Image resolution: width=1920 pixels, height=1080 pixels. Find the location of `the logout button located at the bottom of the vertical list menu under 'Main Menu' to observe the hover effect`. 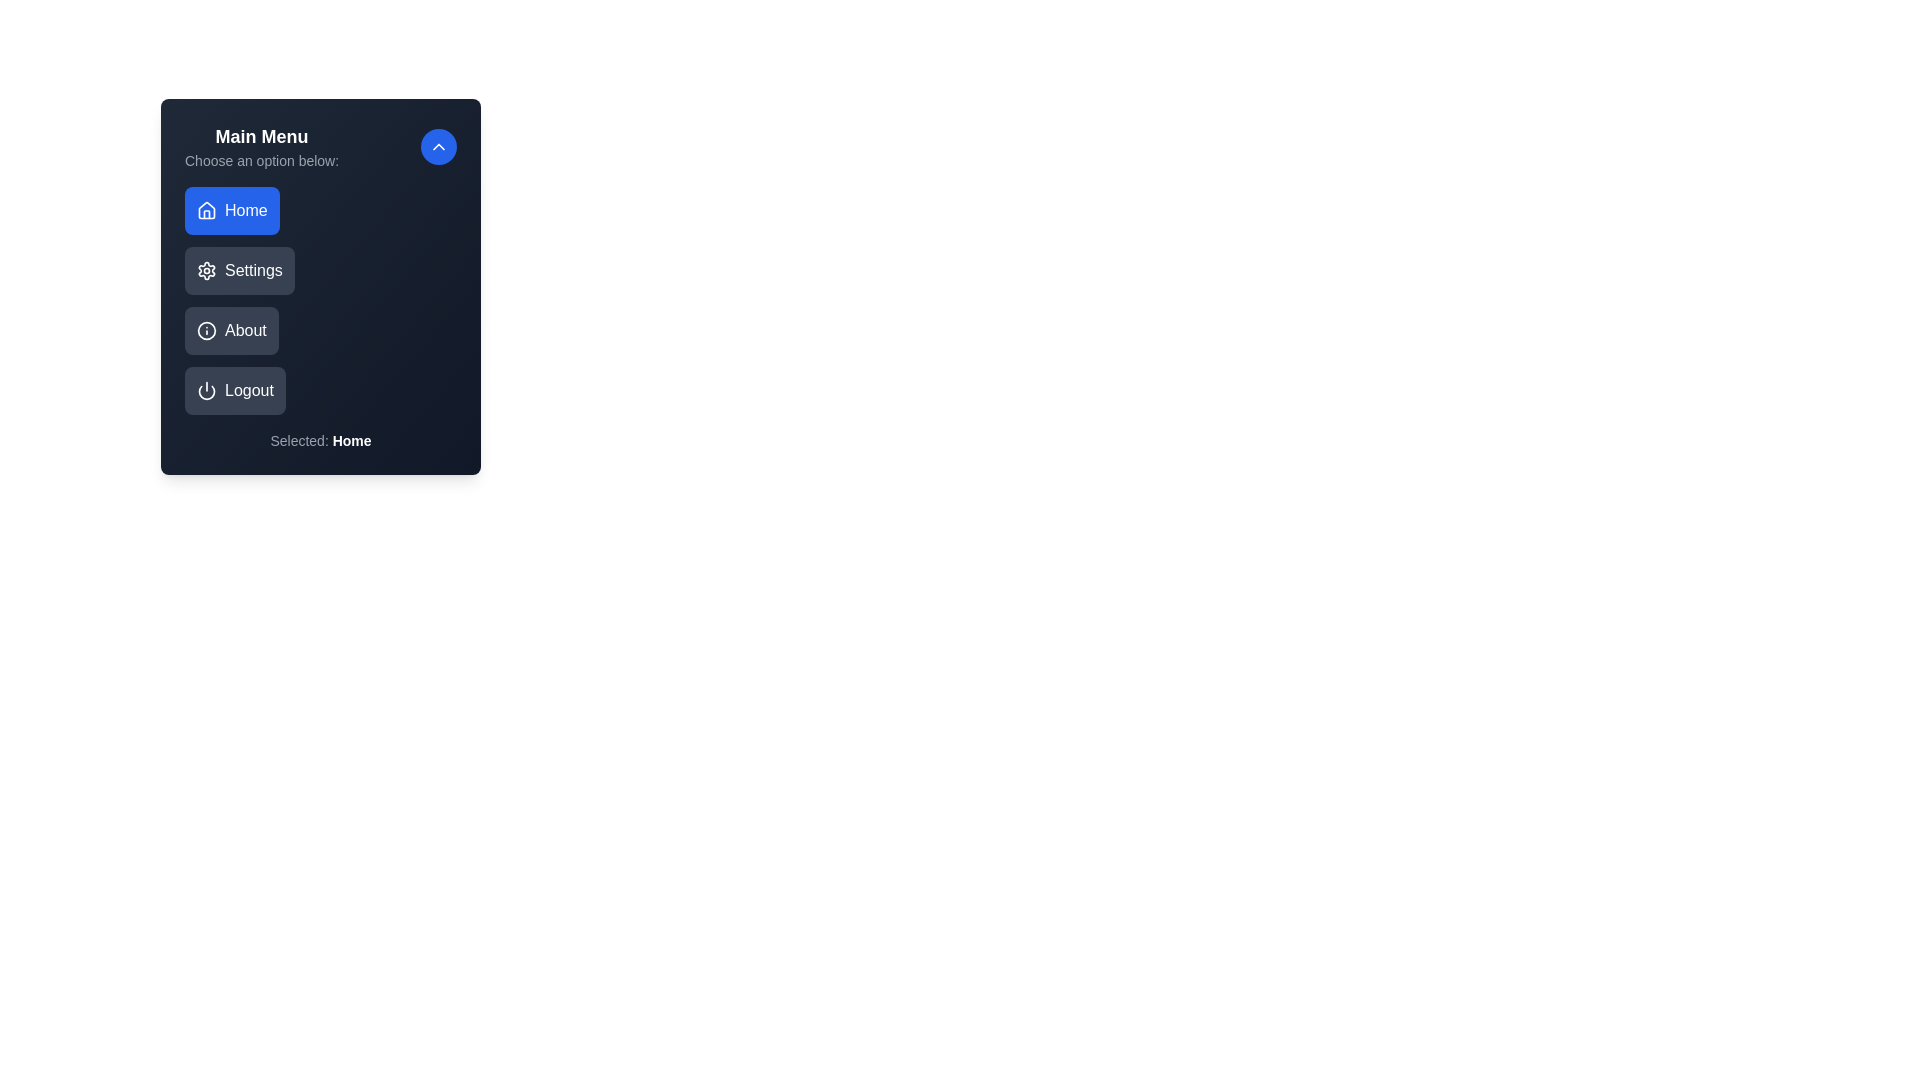

the logout button located at the bottom of the vertical list menu under 'Main Menu' to observe the hover effect is located at coordinates (235, 390).